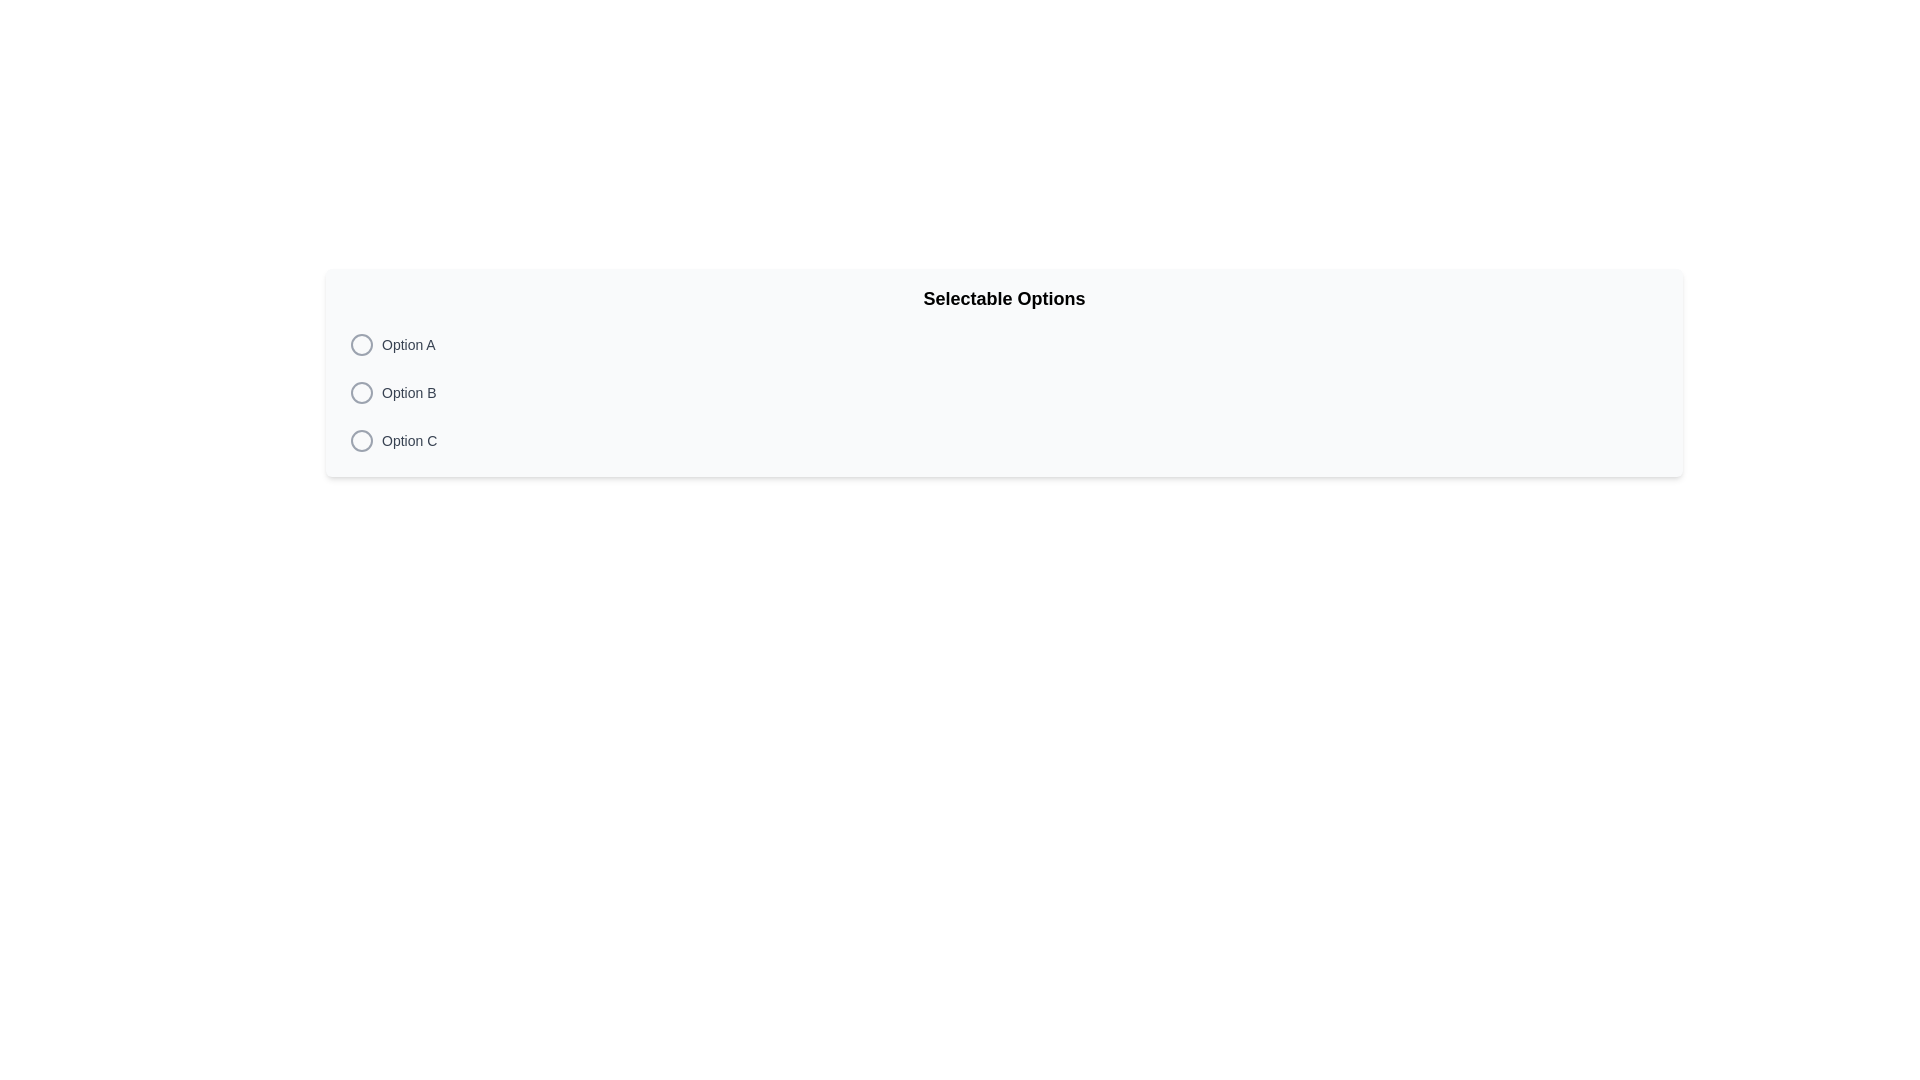 This screenshot has width=1920, height=1080. What do you see at coordinates (361, 393) in the screenshot?
I see `the second radio button in the 'Selectable Options' group` at bounding box center [361, 393].